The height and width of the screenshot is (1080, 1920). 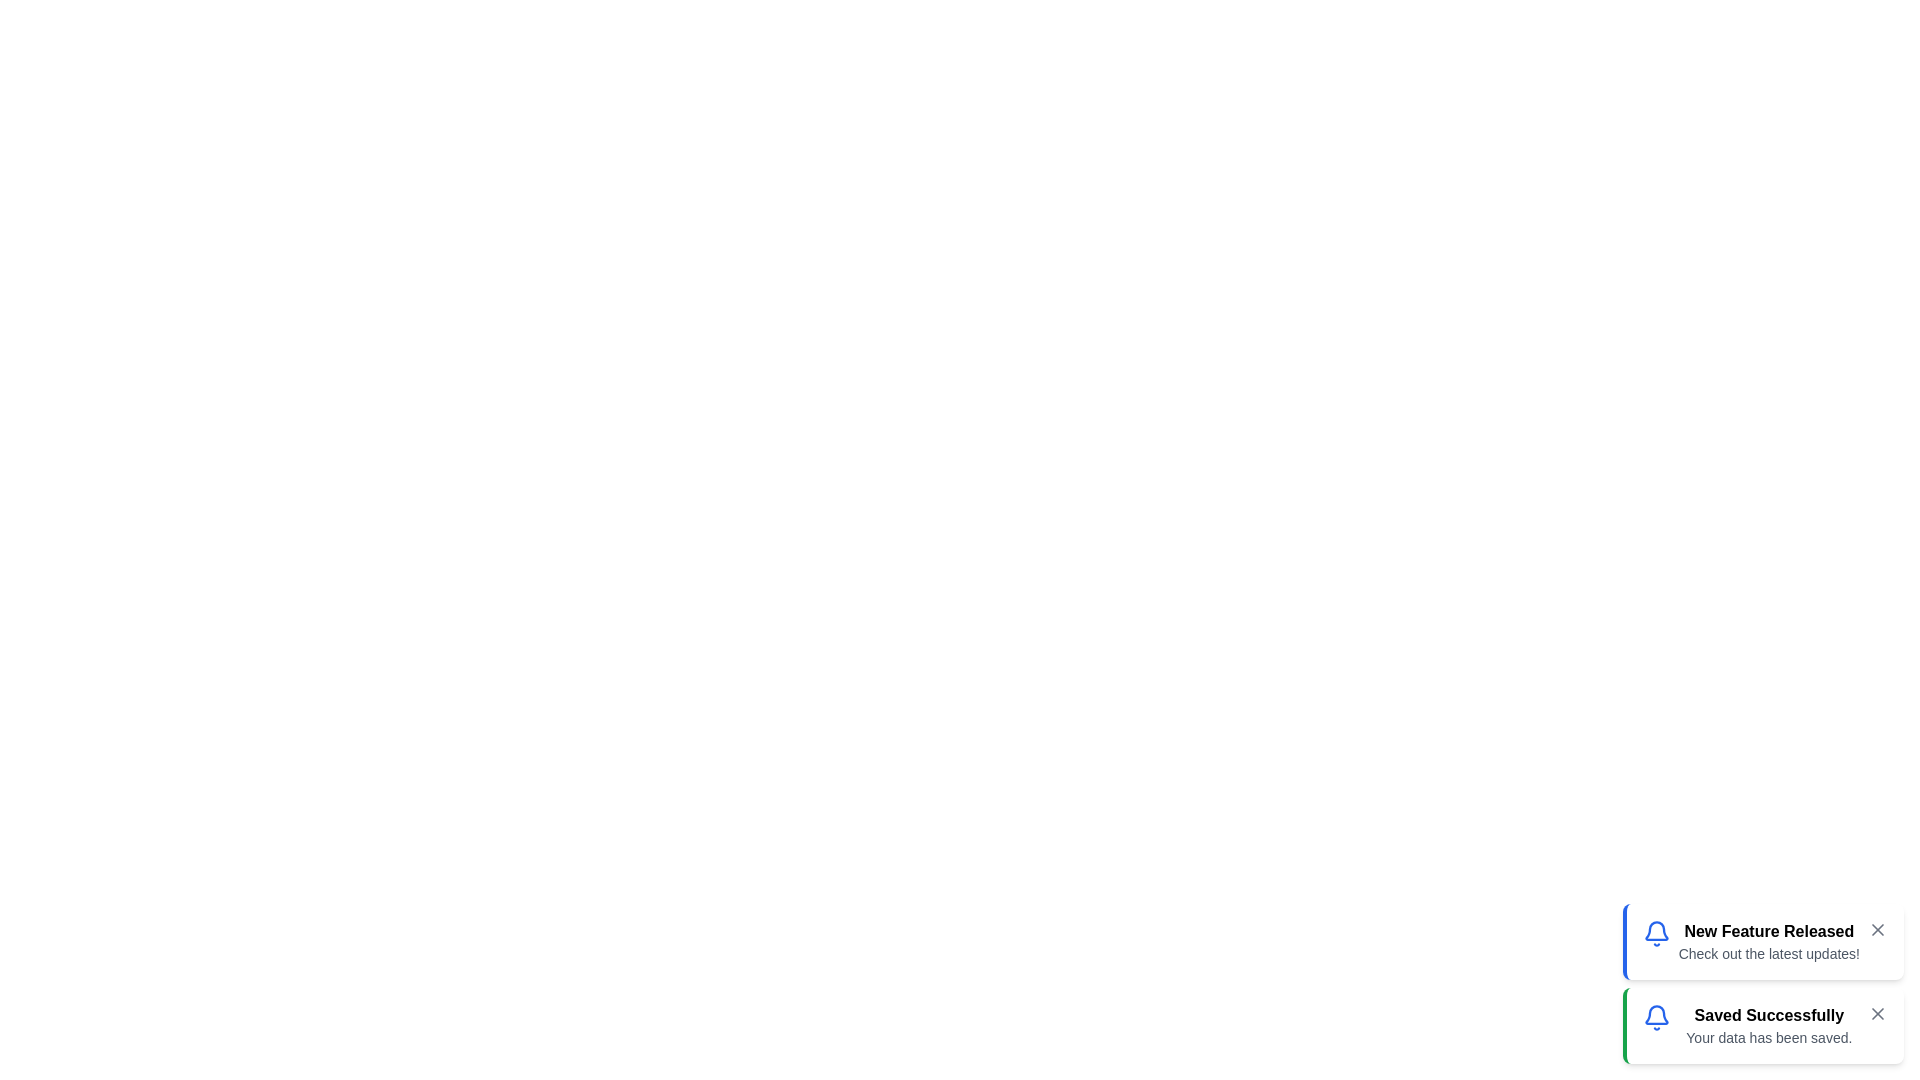 I want to click on the notification box that has a white background, green left border, rounded corners, a blue notification icon, and contains the title 'Saved Successfully' with supporting text 'Your data has been saved.', so click(x=1763, y=1026).